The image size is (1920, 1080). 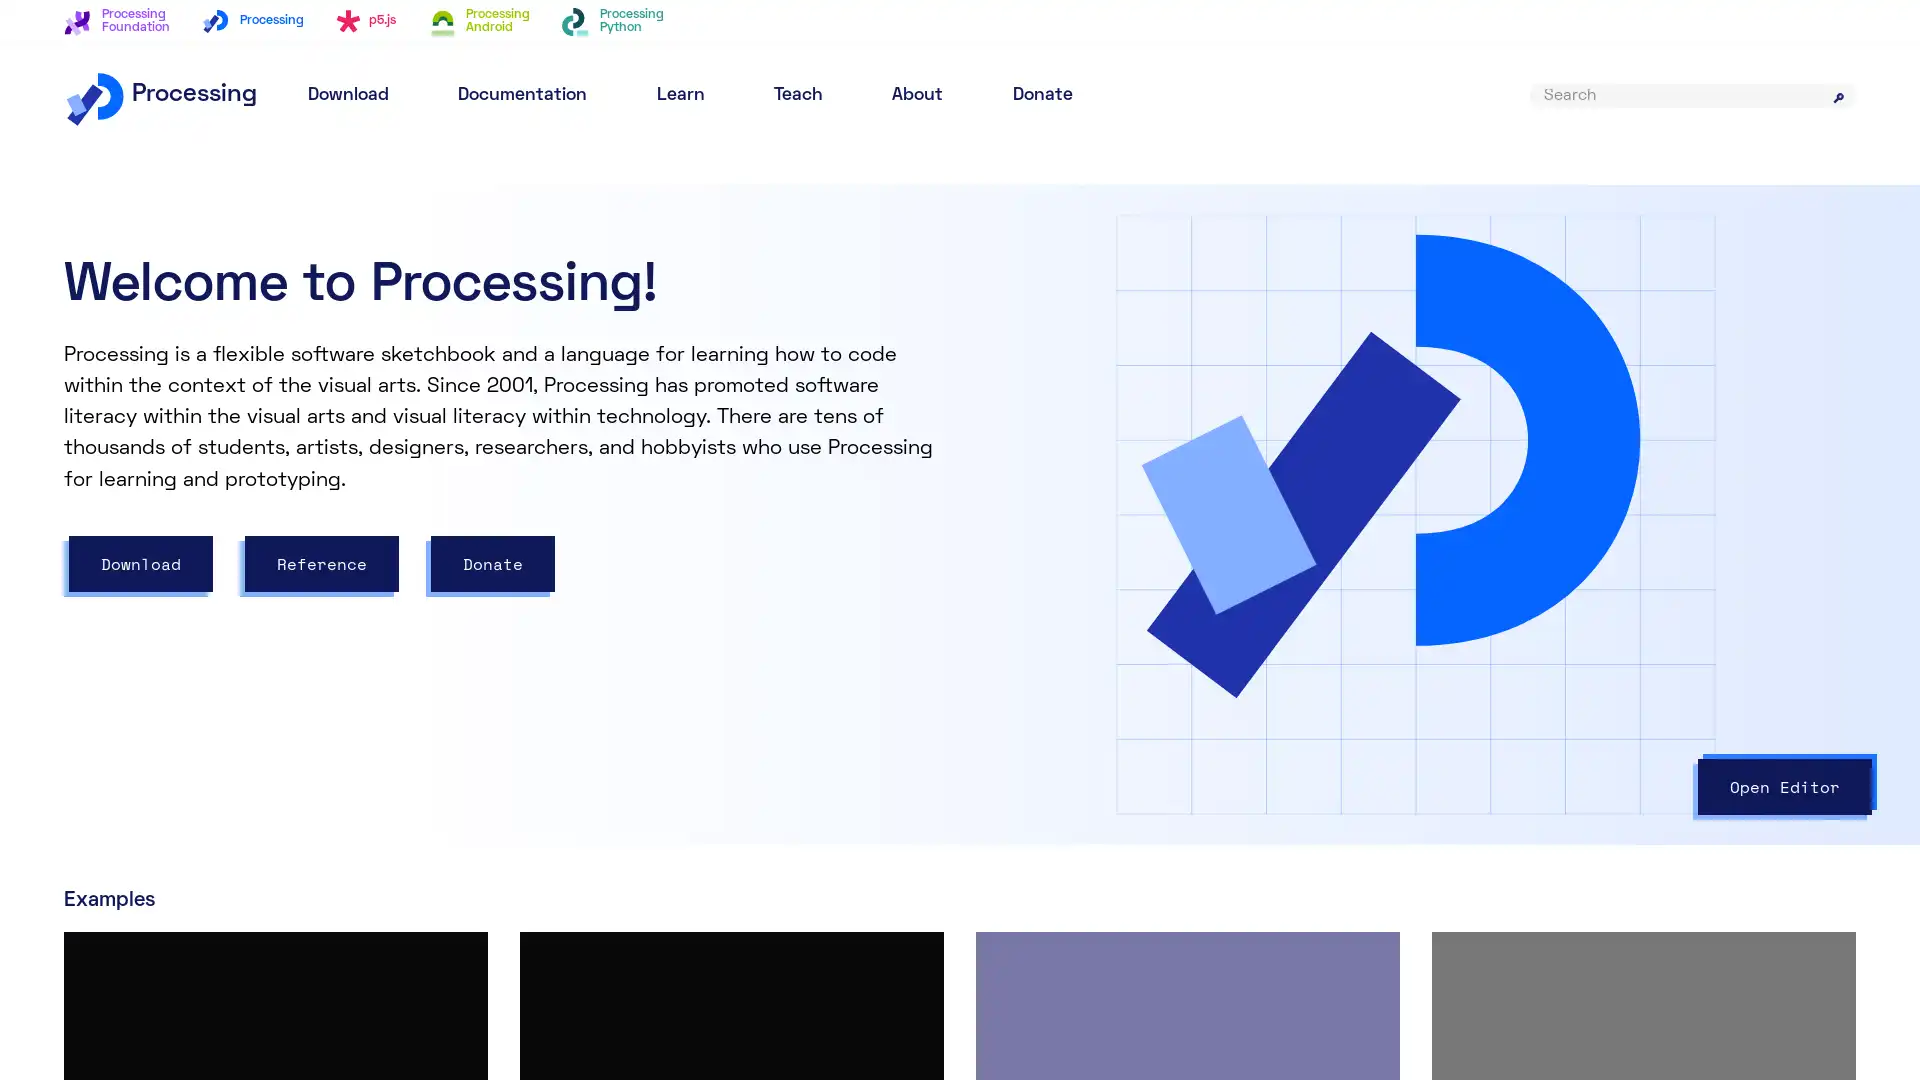 I want to click on line, so click(x=1036, y=685).